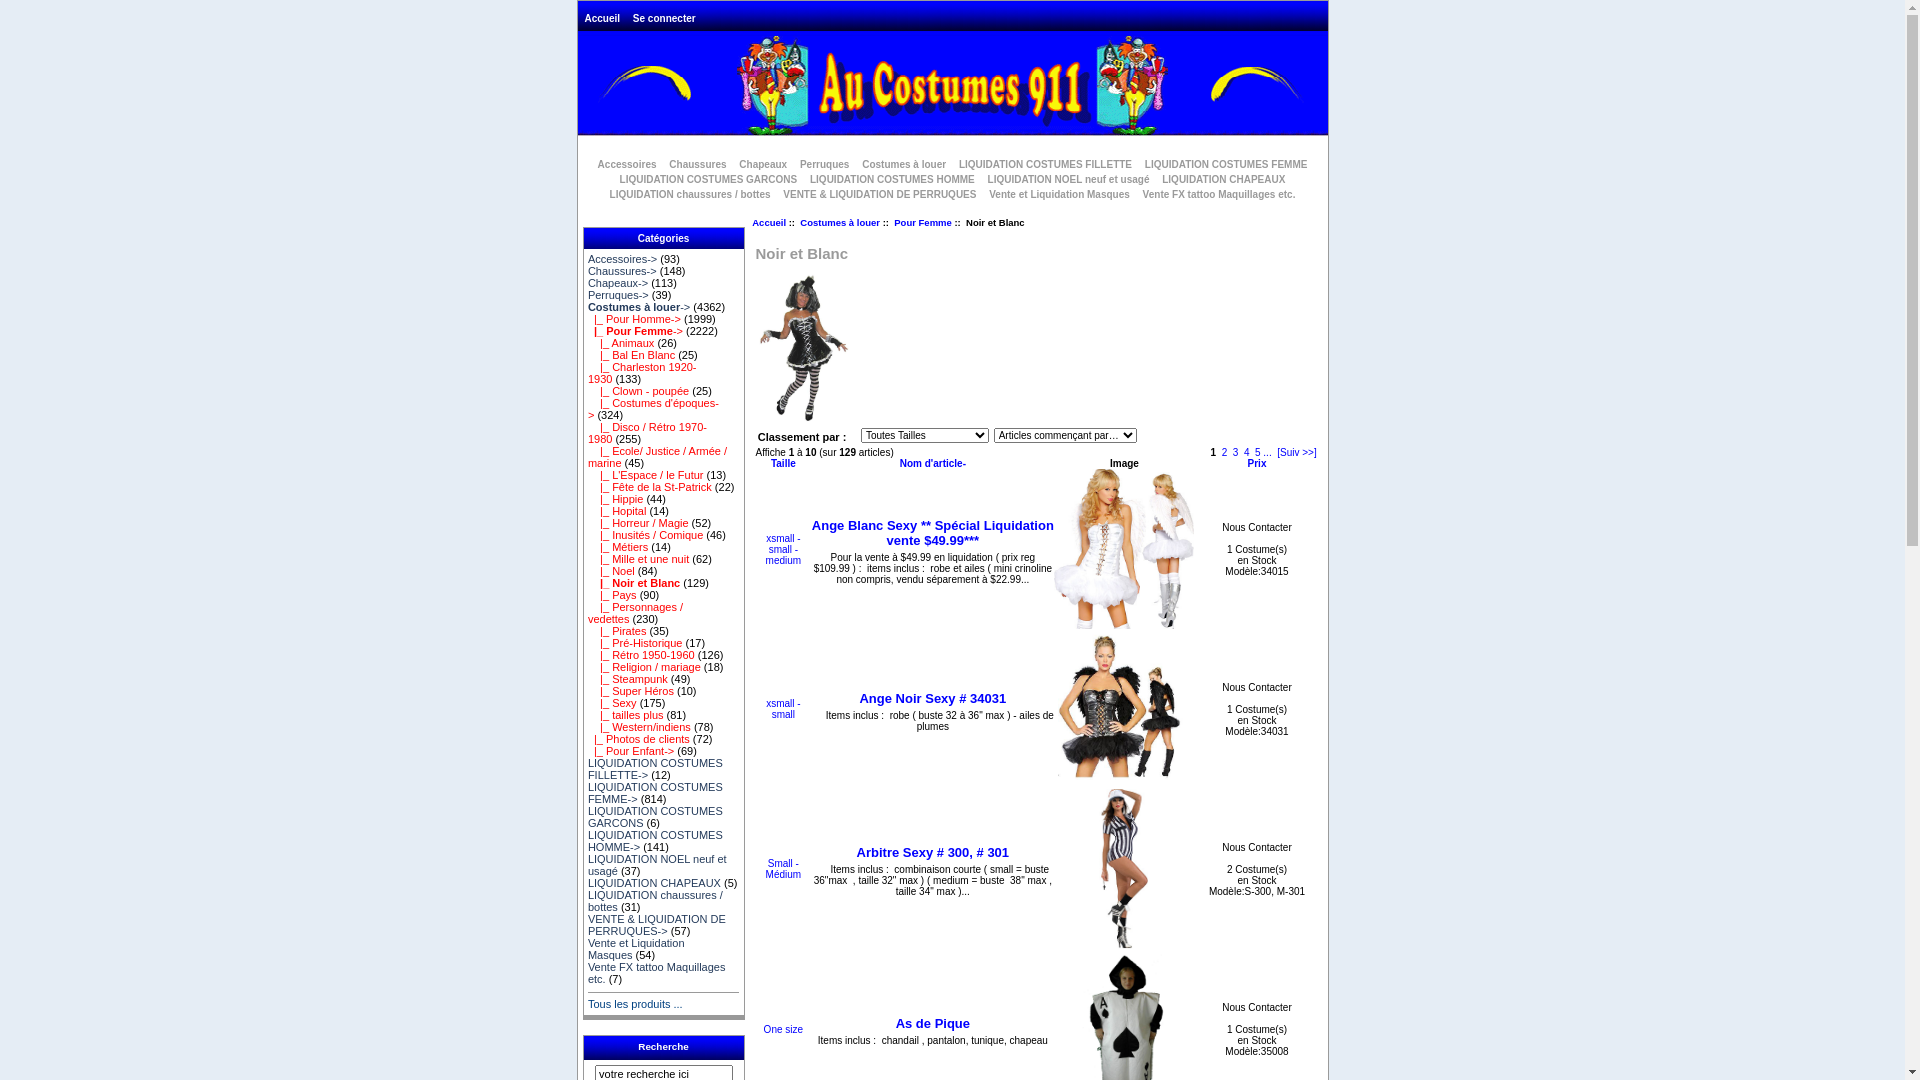 This screenshot has height=1080, width=1920. What do you see at coordinates (709, 178) in the screenshot?
I see `'LIQUIDATION COSTUMES GARCONS'` at bounding box center [709, 178].